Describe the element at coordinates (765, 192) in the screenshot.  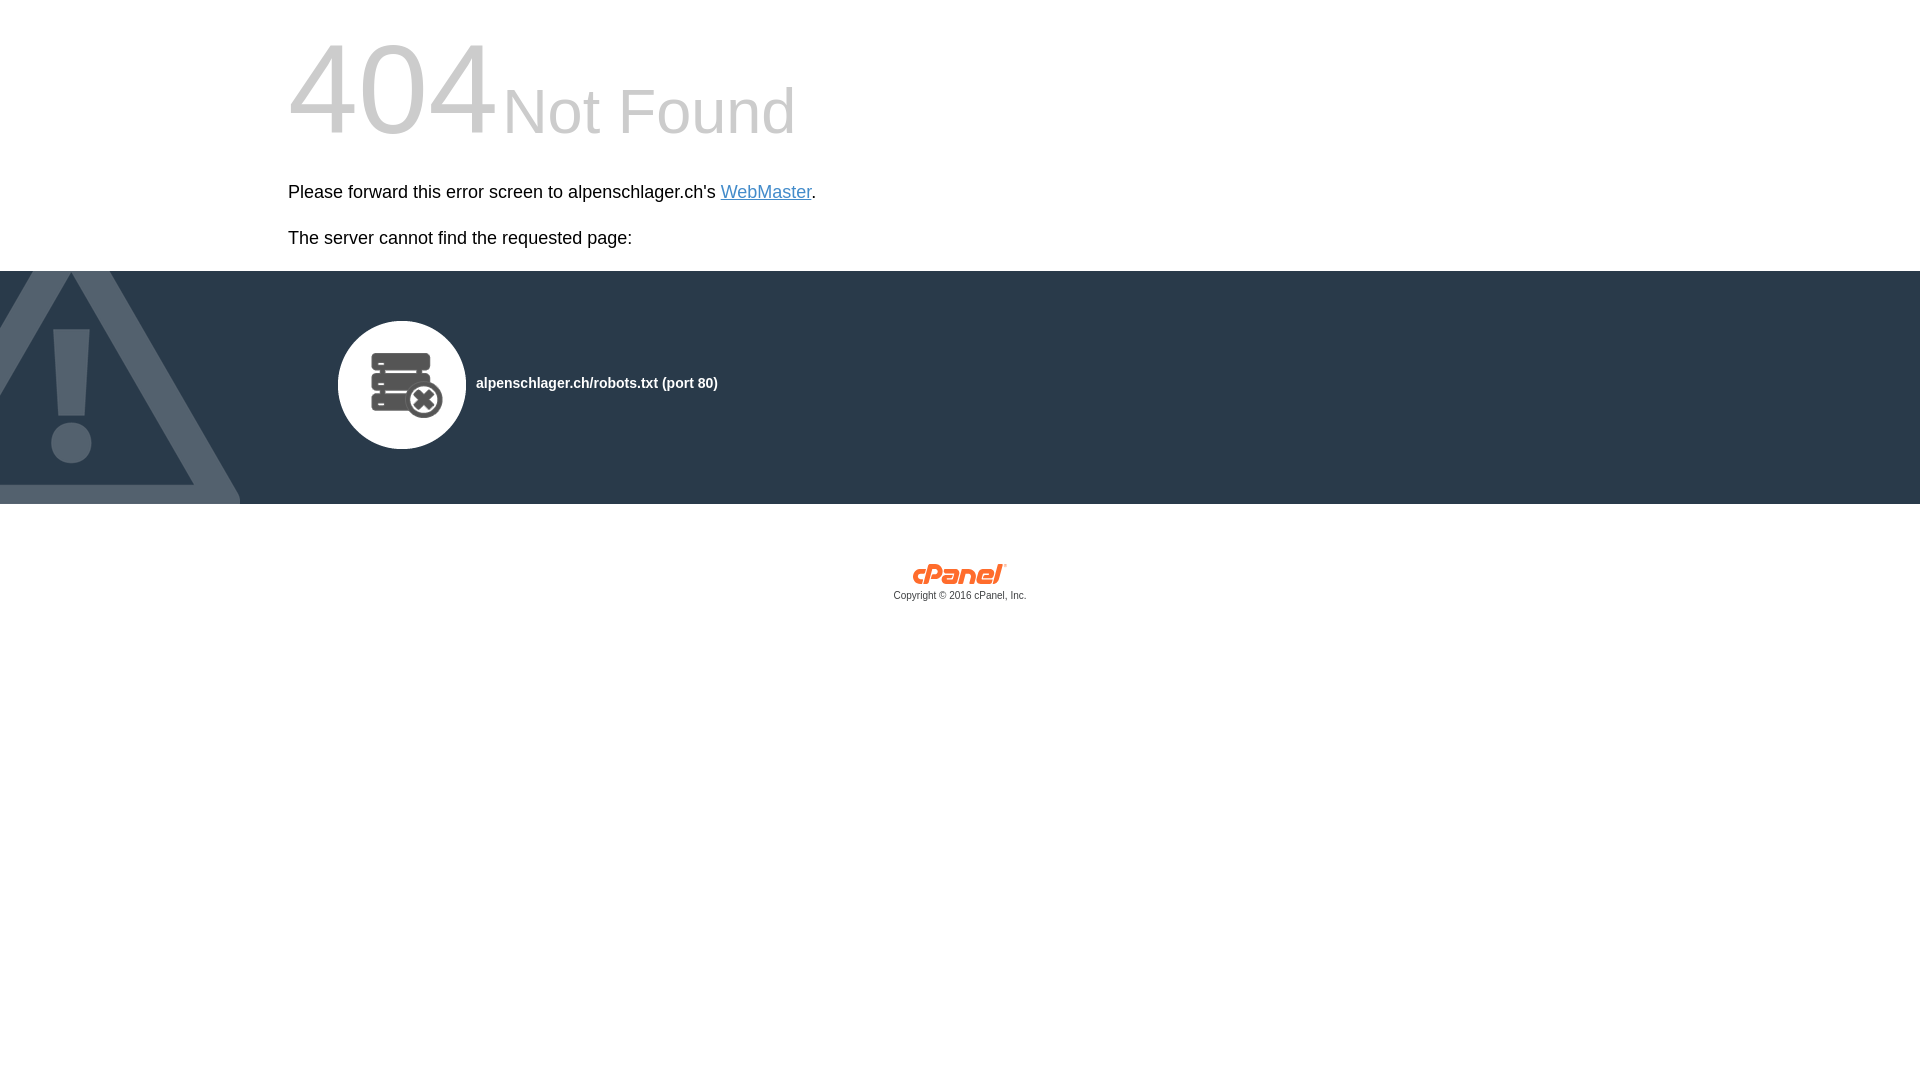
I see `'WebMaster'` at that location.